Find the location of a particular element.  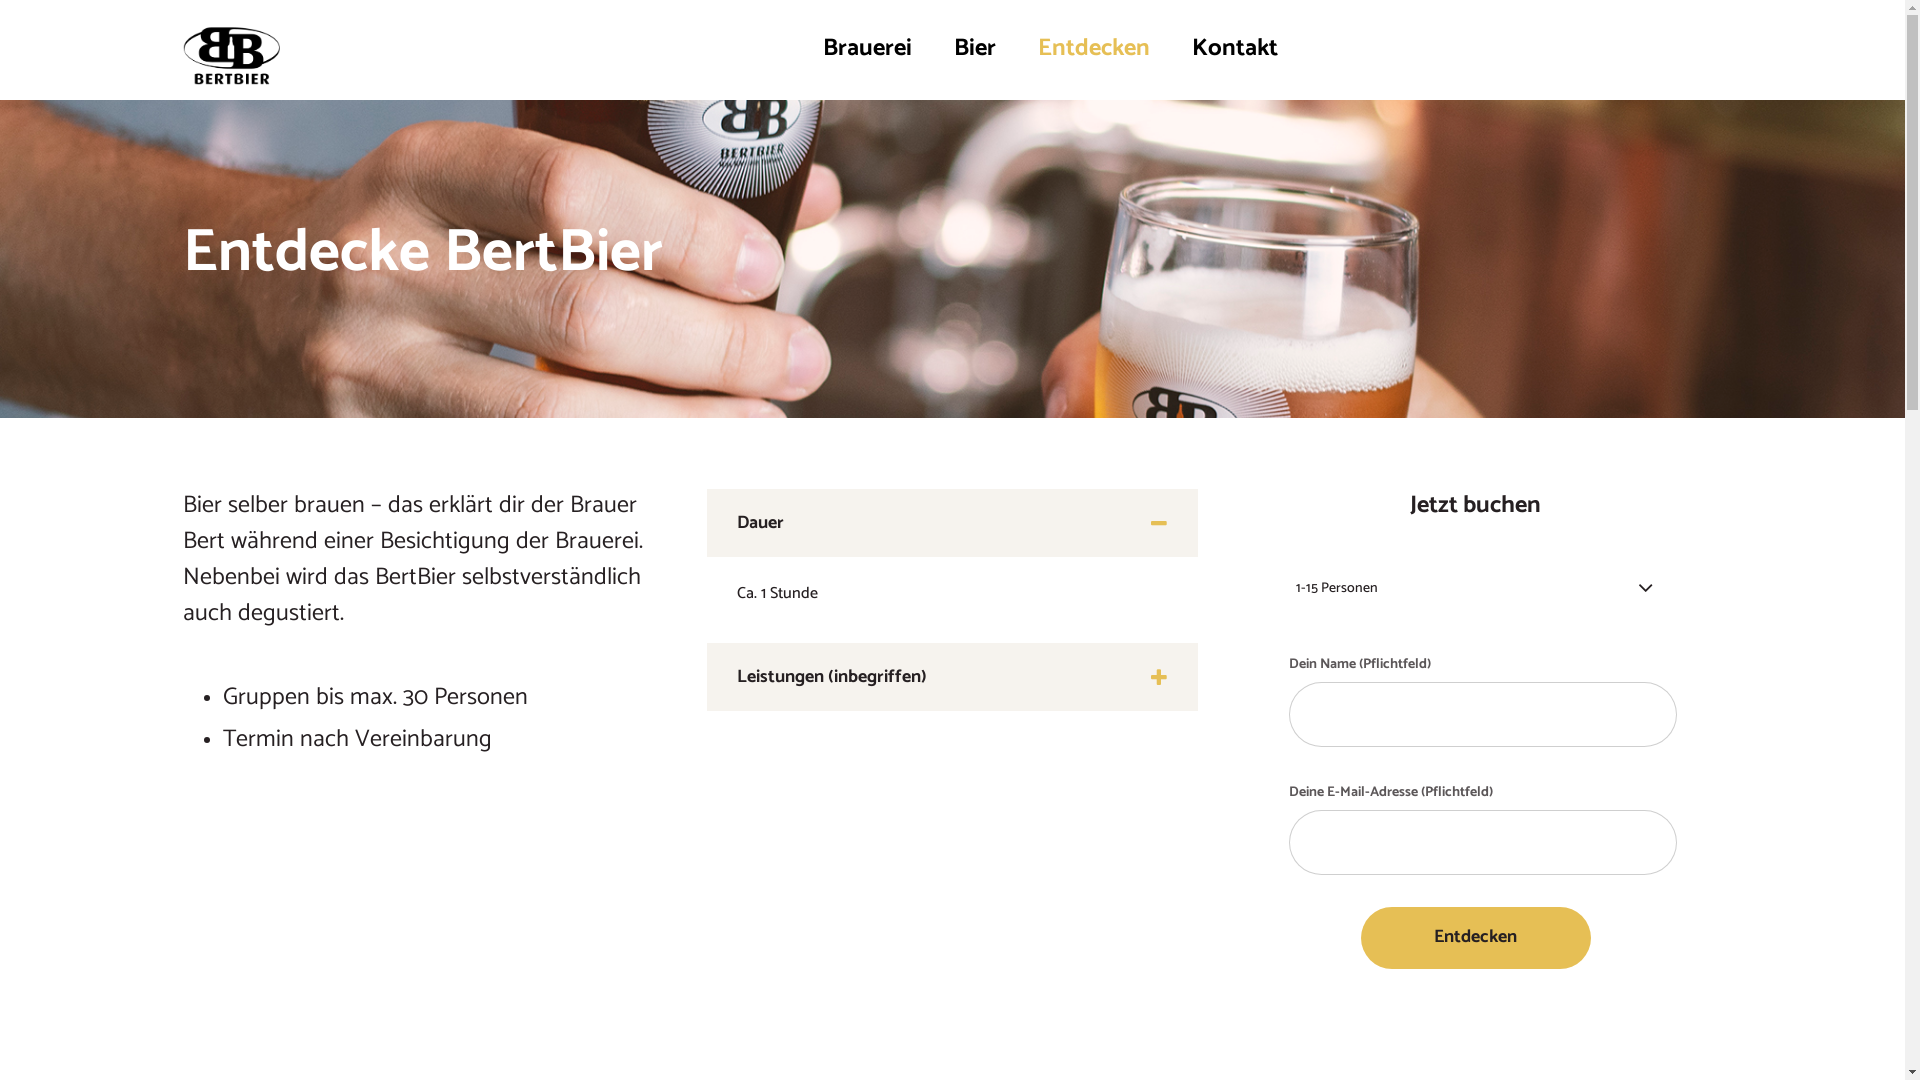

'Entdecken' is located at coordinates (1092, 48).